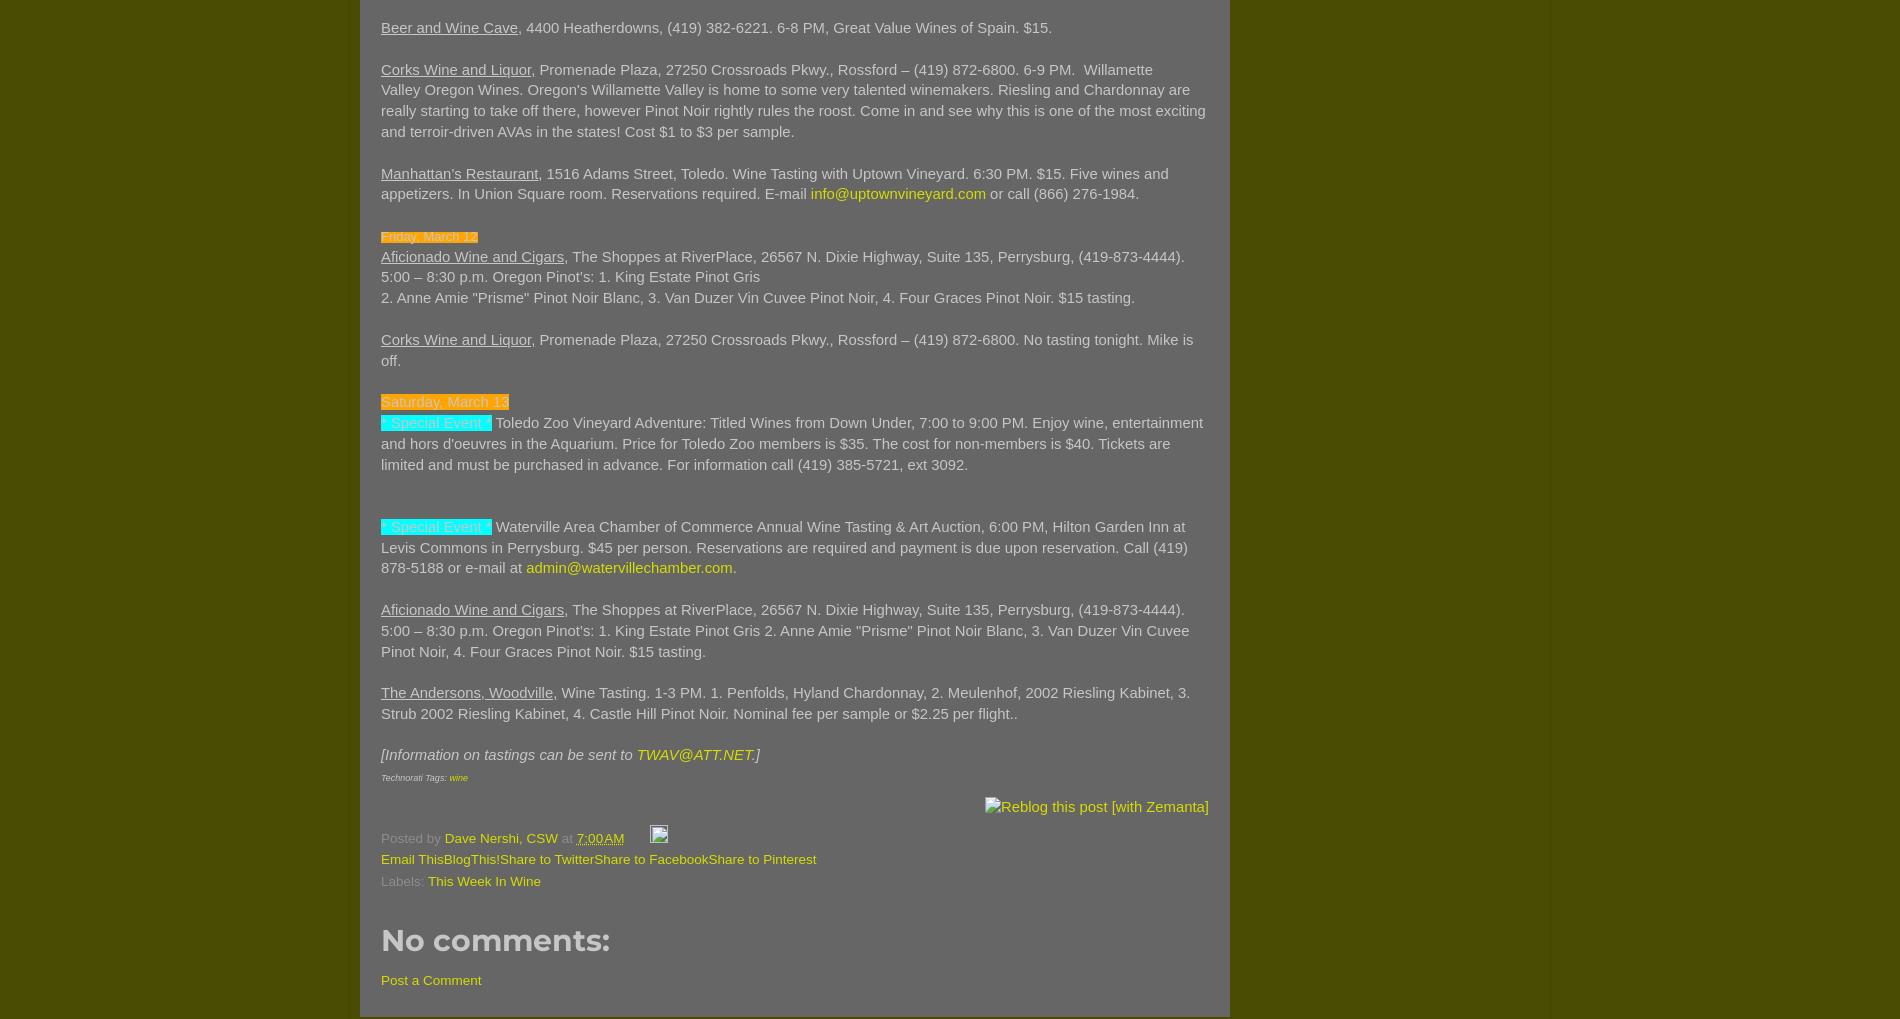  I want to click on '.', so click(732, 566).